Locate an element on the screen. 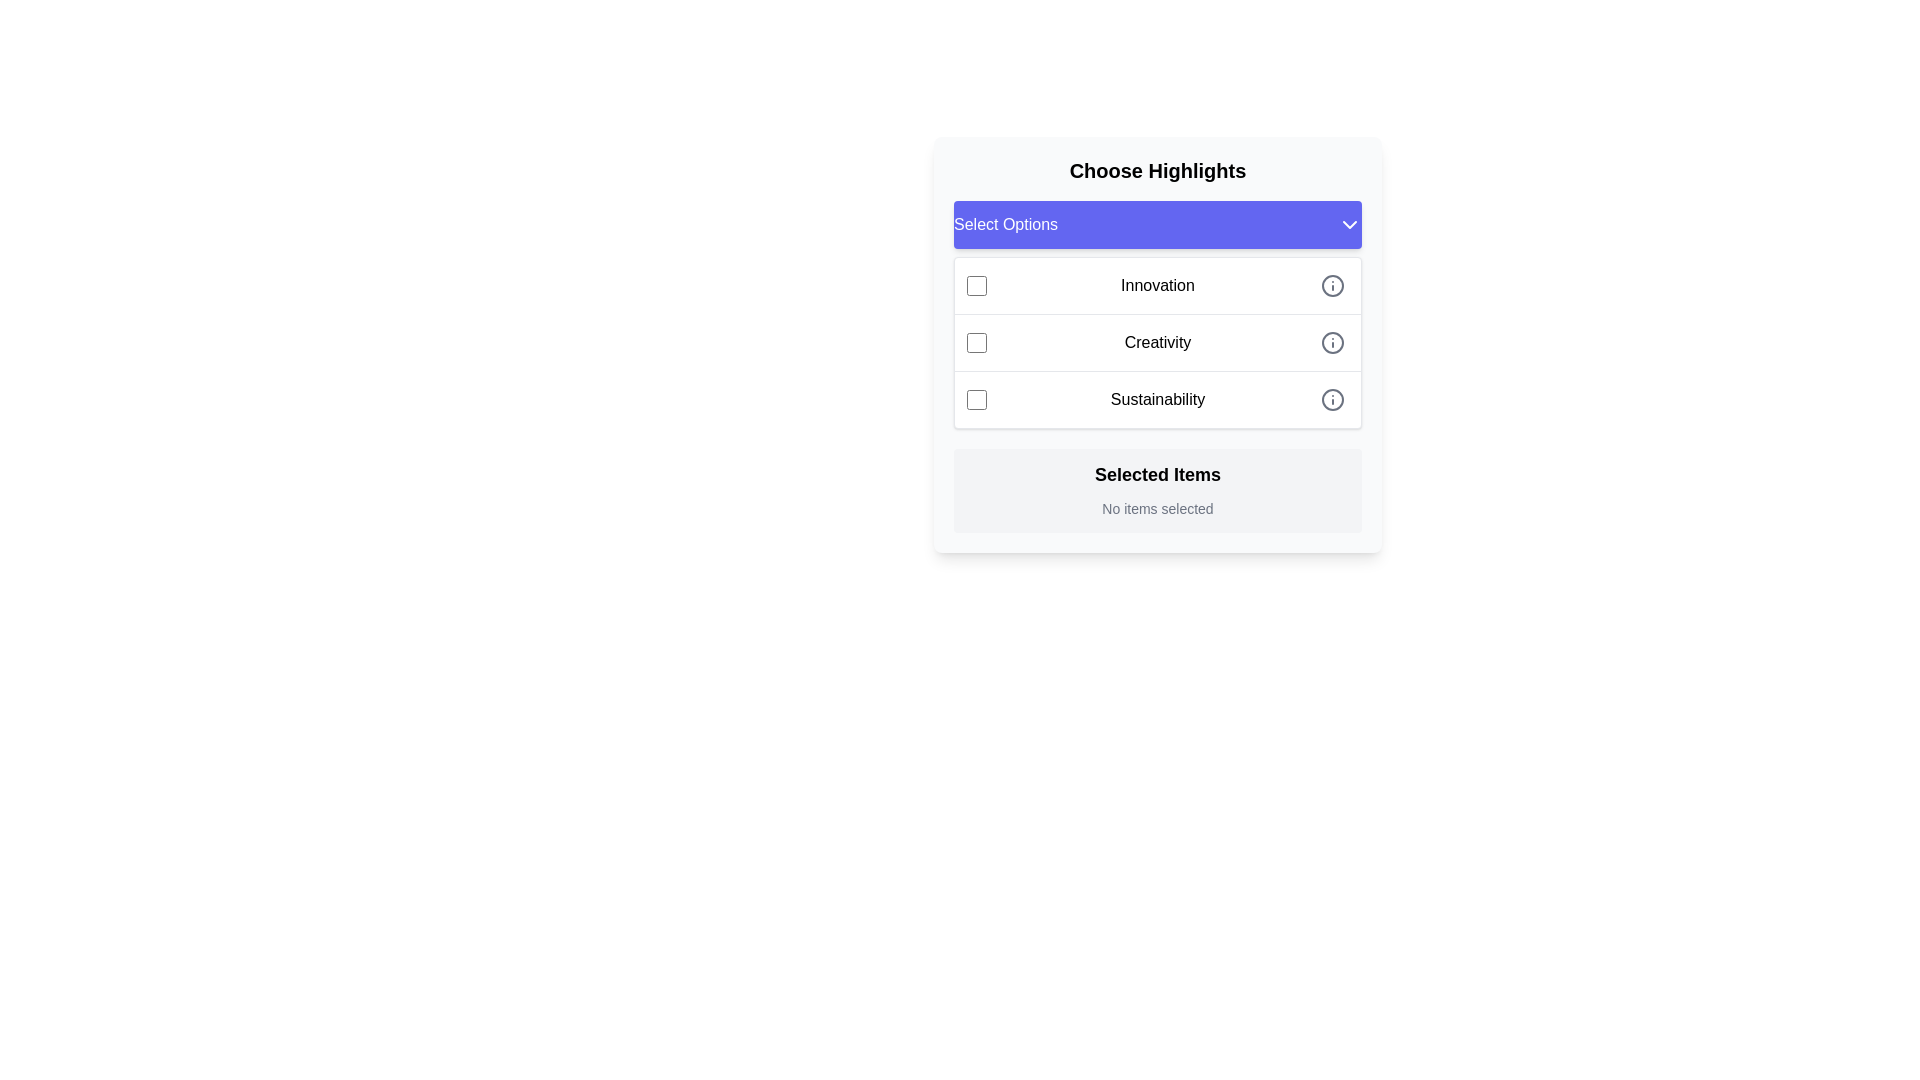 The height and width of the screenshot is (1080, 1920). the small circular button with a gray border and an information icon, located to the far-right of the 'Creativity' row is located at coordinates (1333, 342).